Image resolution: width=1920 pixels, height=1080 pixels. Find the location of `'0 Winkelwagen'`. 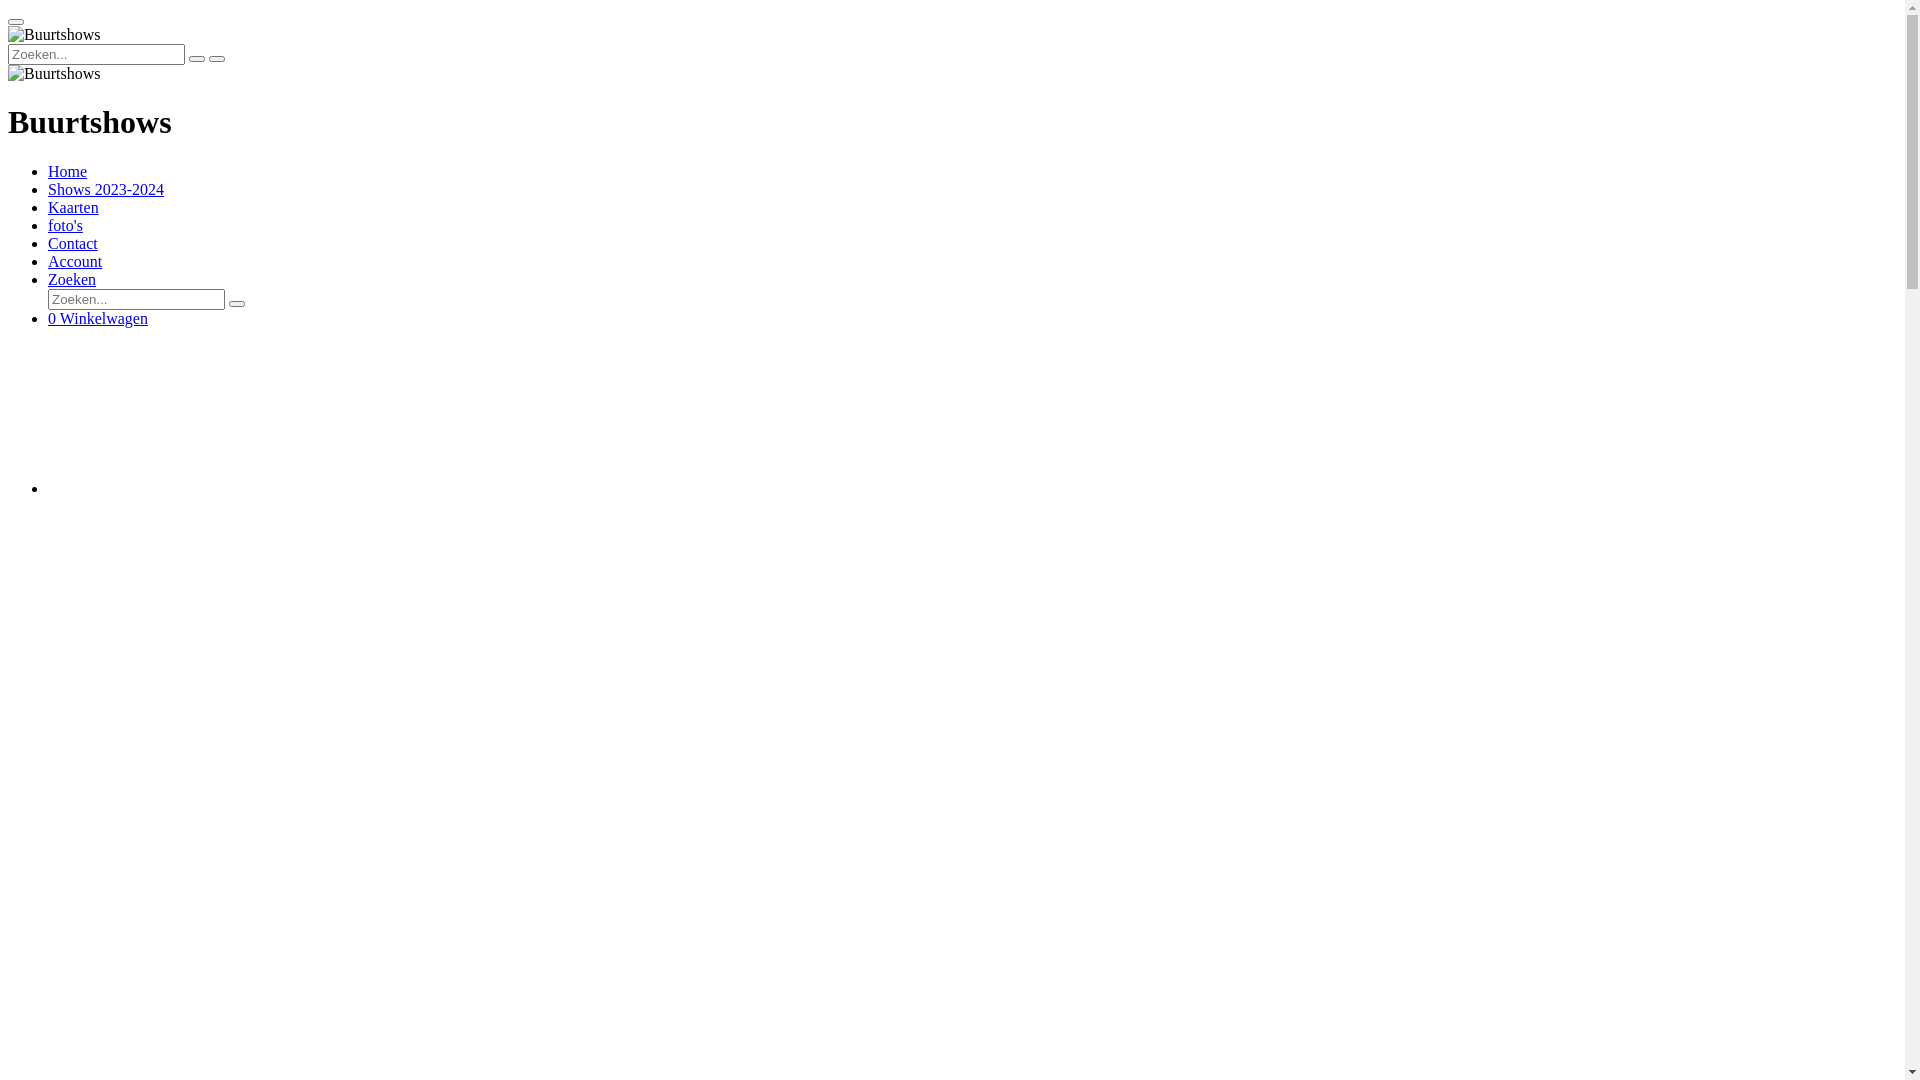

'0 Winkelwagen' is located at coordinates (96, 317).